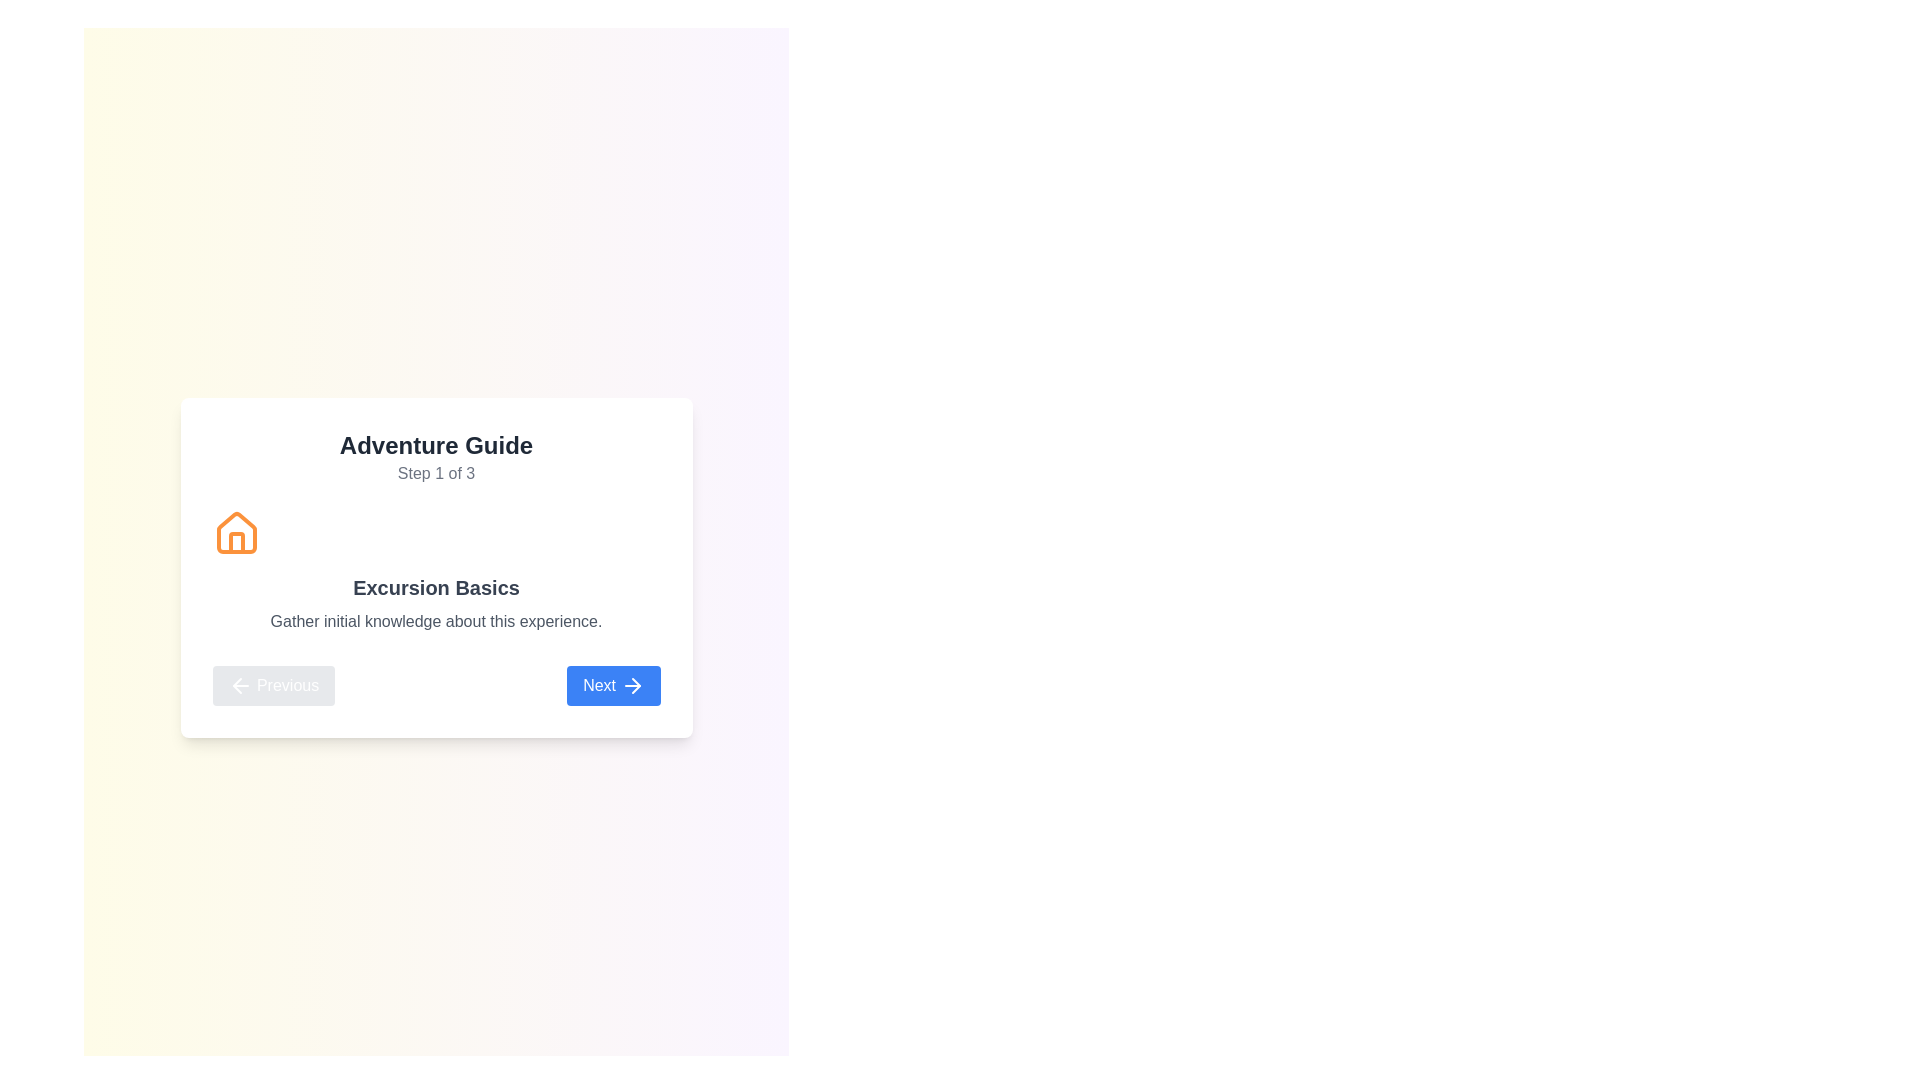 The width and height of the screenshot is (1920, 1080). Describe the element at coordinates (435, 473) in the screenshot. I see `text label that says 'Step 1 of 3', which is styled in gray and located below the 'Adventure Guide' title in the centered white card` at that location.